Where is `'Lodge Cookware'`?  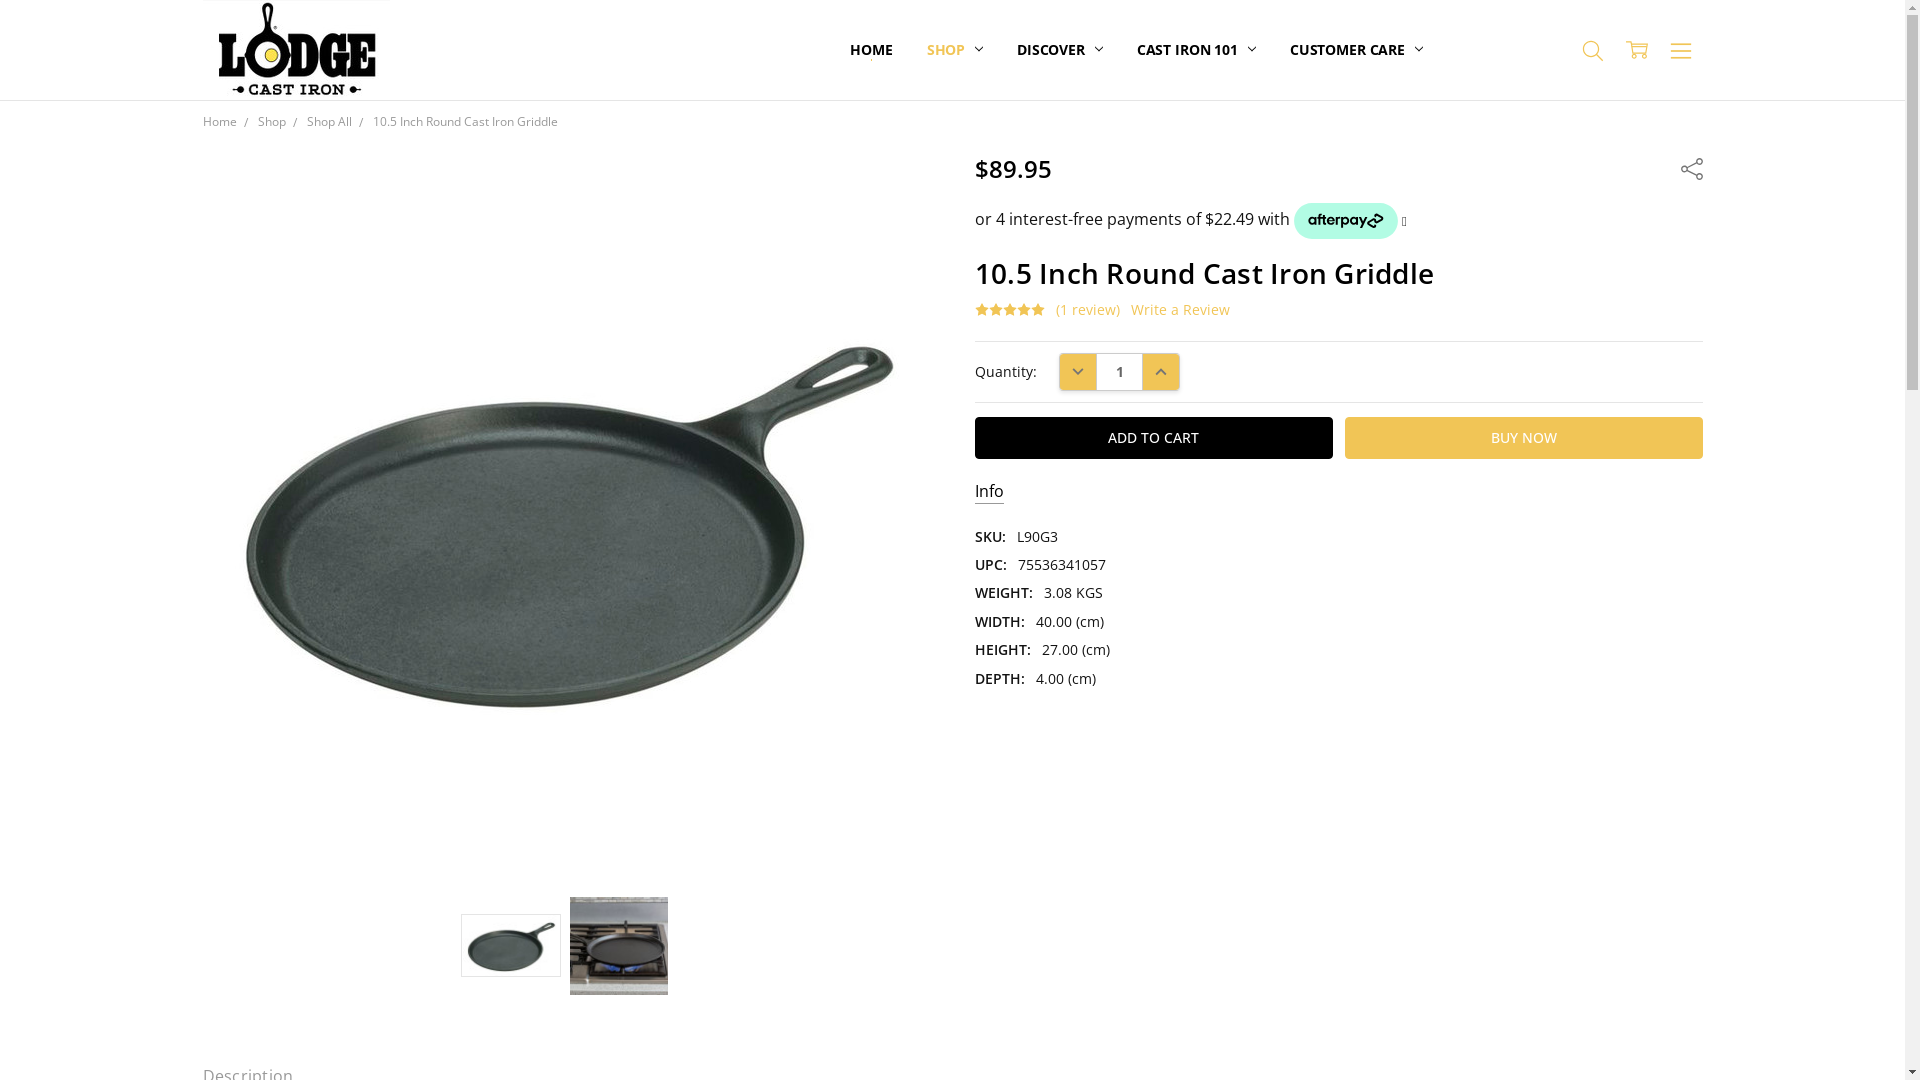
'Lodge Cookware' is located at coordinates (294, 49).